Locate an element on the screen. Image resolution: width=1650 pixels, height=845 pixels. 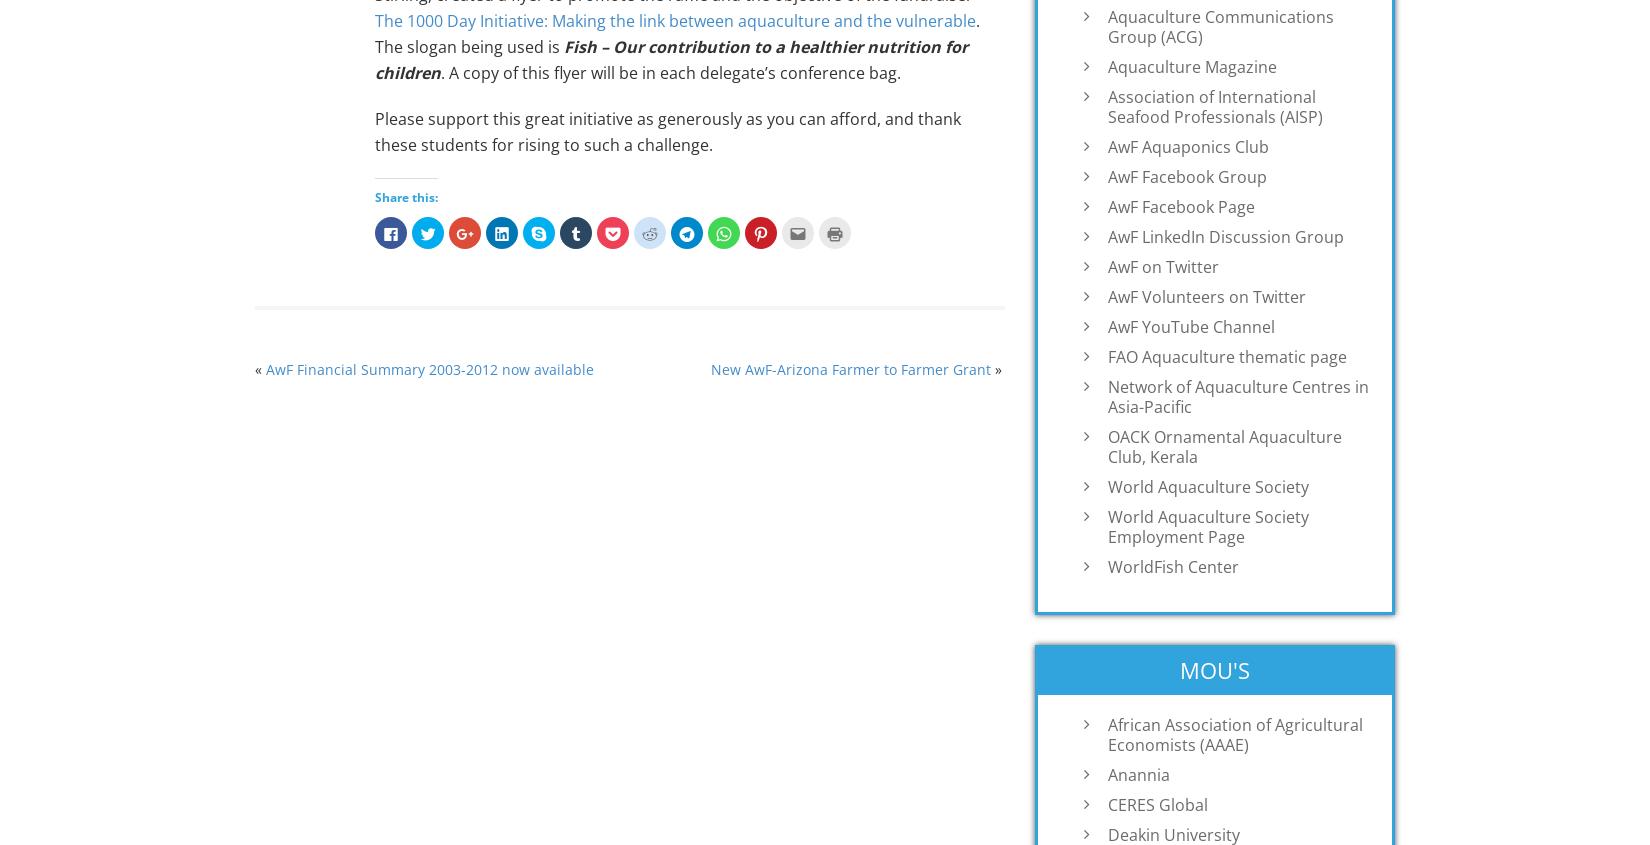
'New AwF-Arizona Farmer to Farmer Grant' is located at coordinates (708, 368).